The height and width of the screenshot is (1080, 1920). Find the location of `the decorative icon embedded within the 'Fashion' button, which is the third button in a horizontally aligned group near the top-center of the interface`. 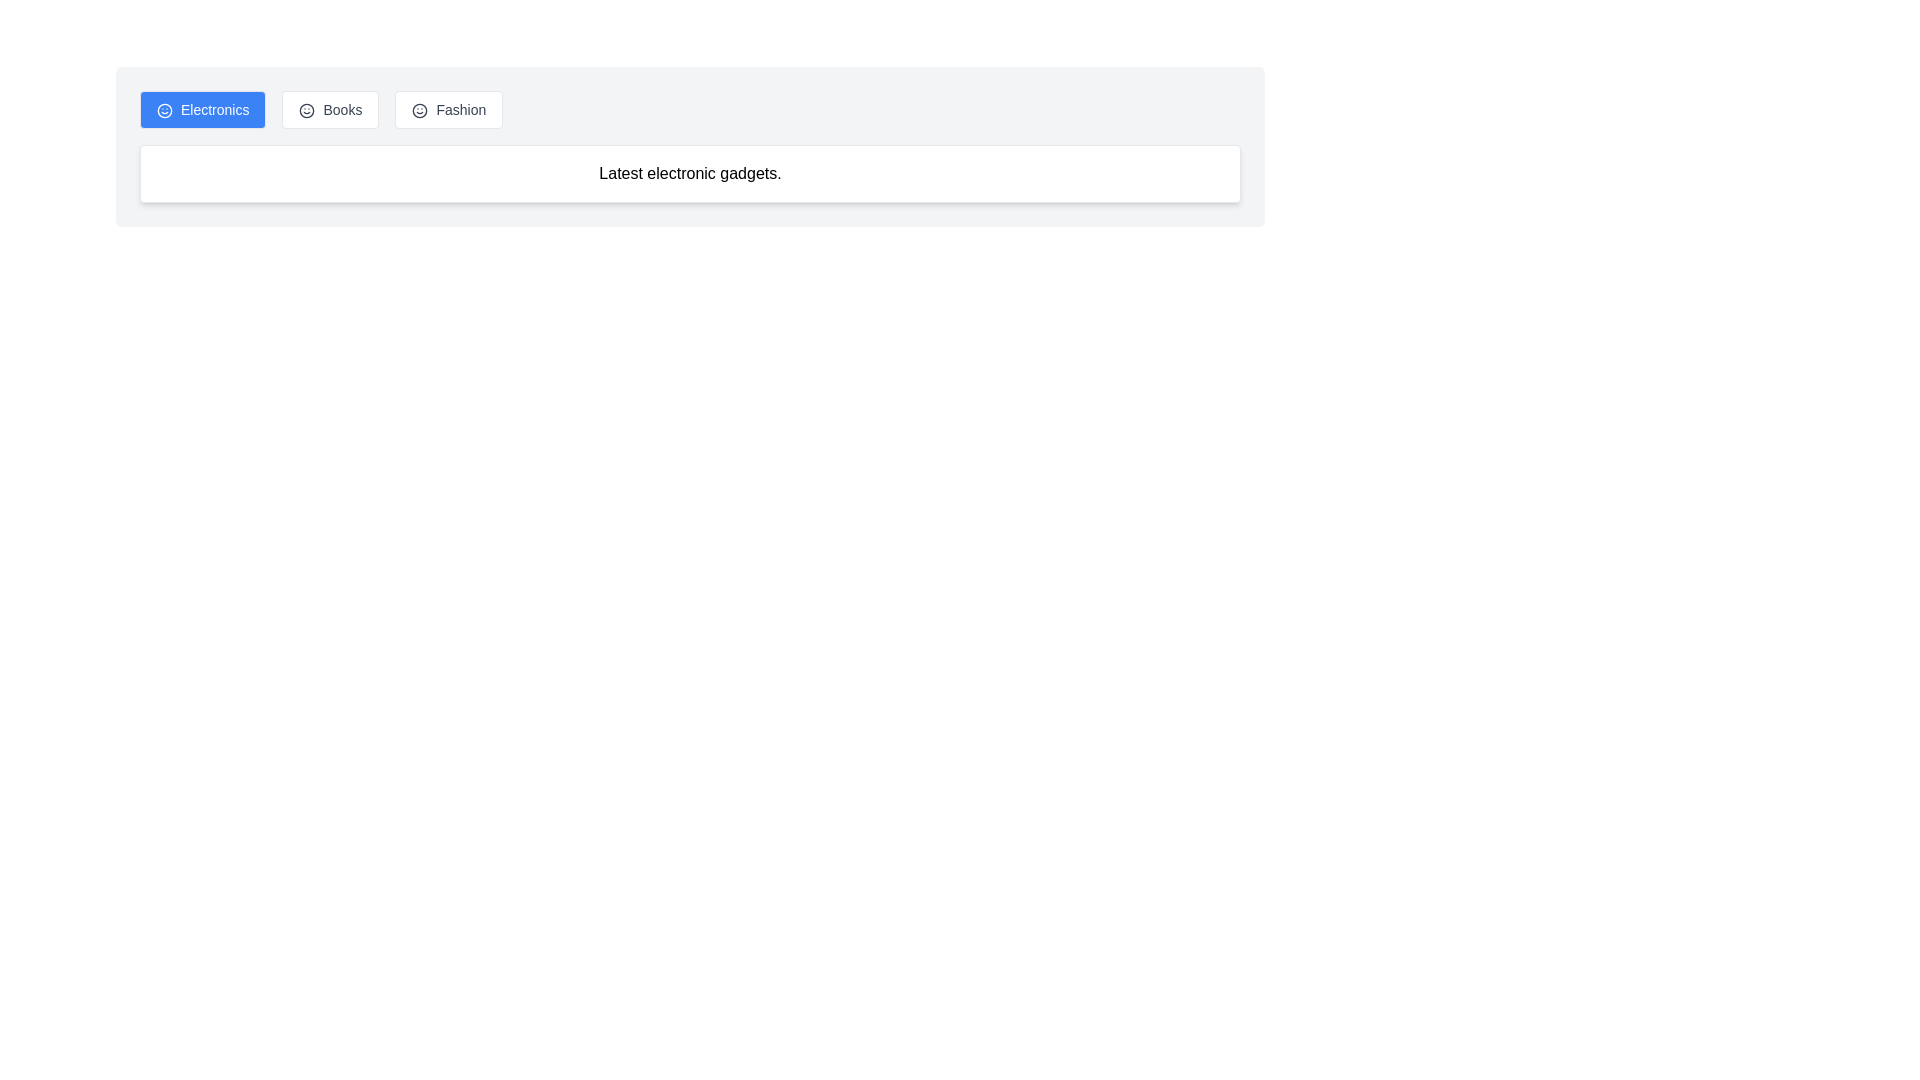

the decorative icon embedded within the 'Fashion' button, which is the third button in a horizontally aligned group near the top-center of the interface is located at coordinates (419, 111).